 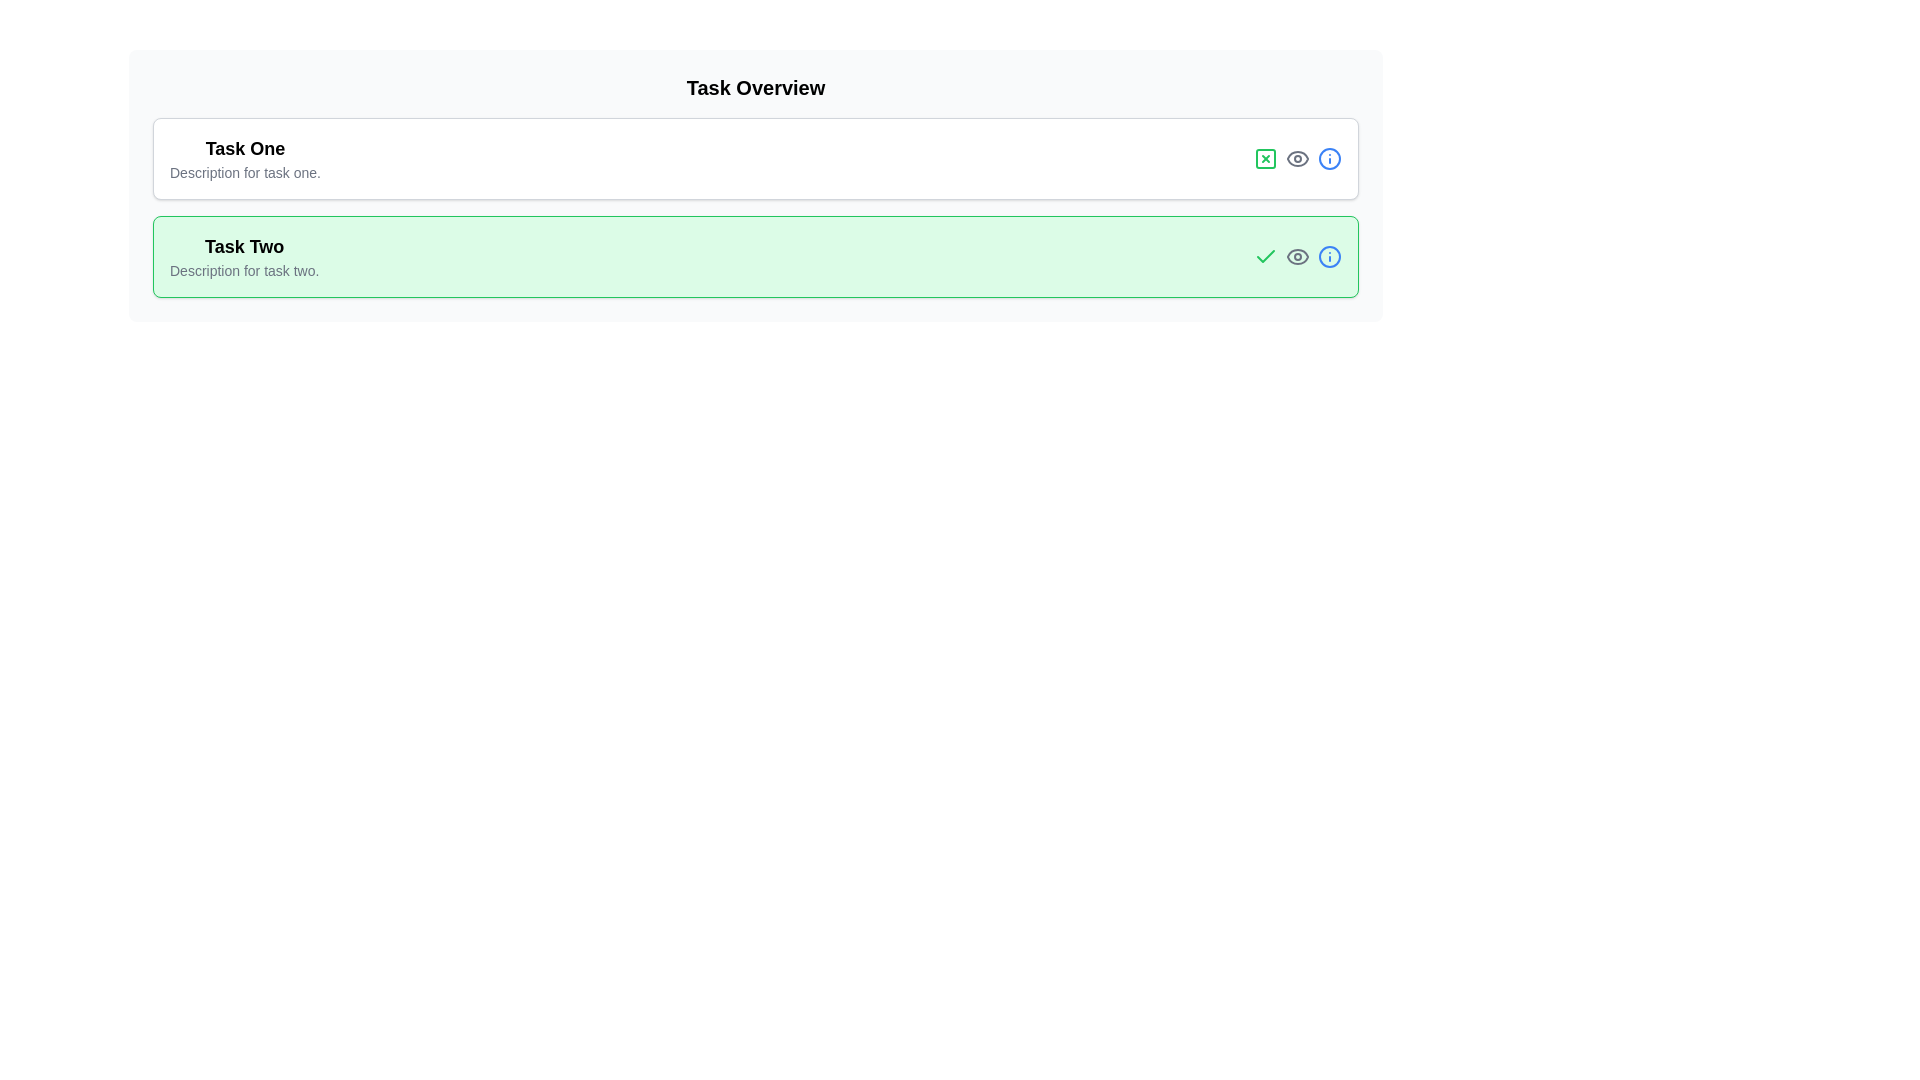 I want to click on the blue information icon, which is part of a group of interactive icons in the bottom-right corner of the 'Task Two' section, so click(x=1297, y=256).